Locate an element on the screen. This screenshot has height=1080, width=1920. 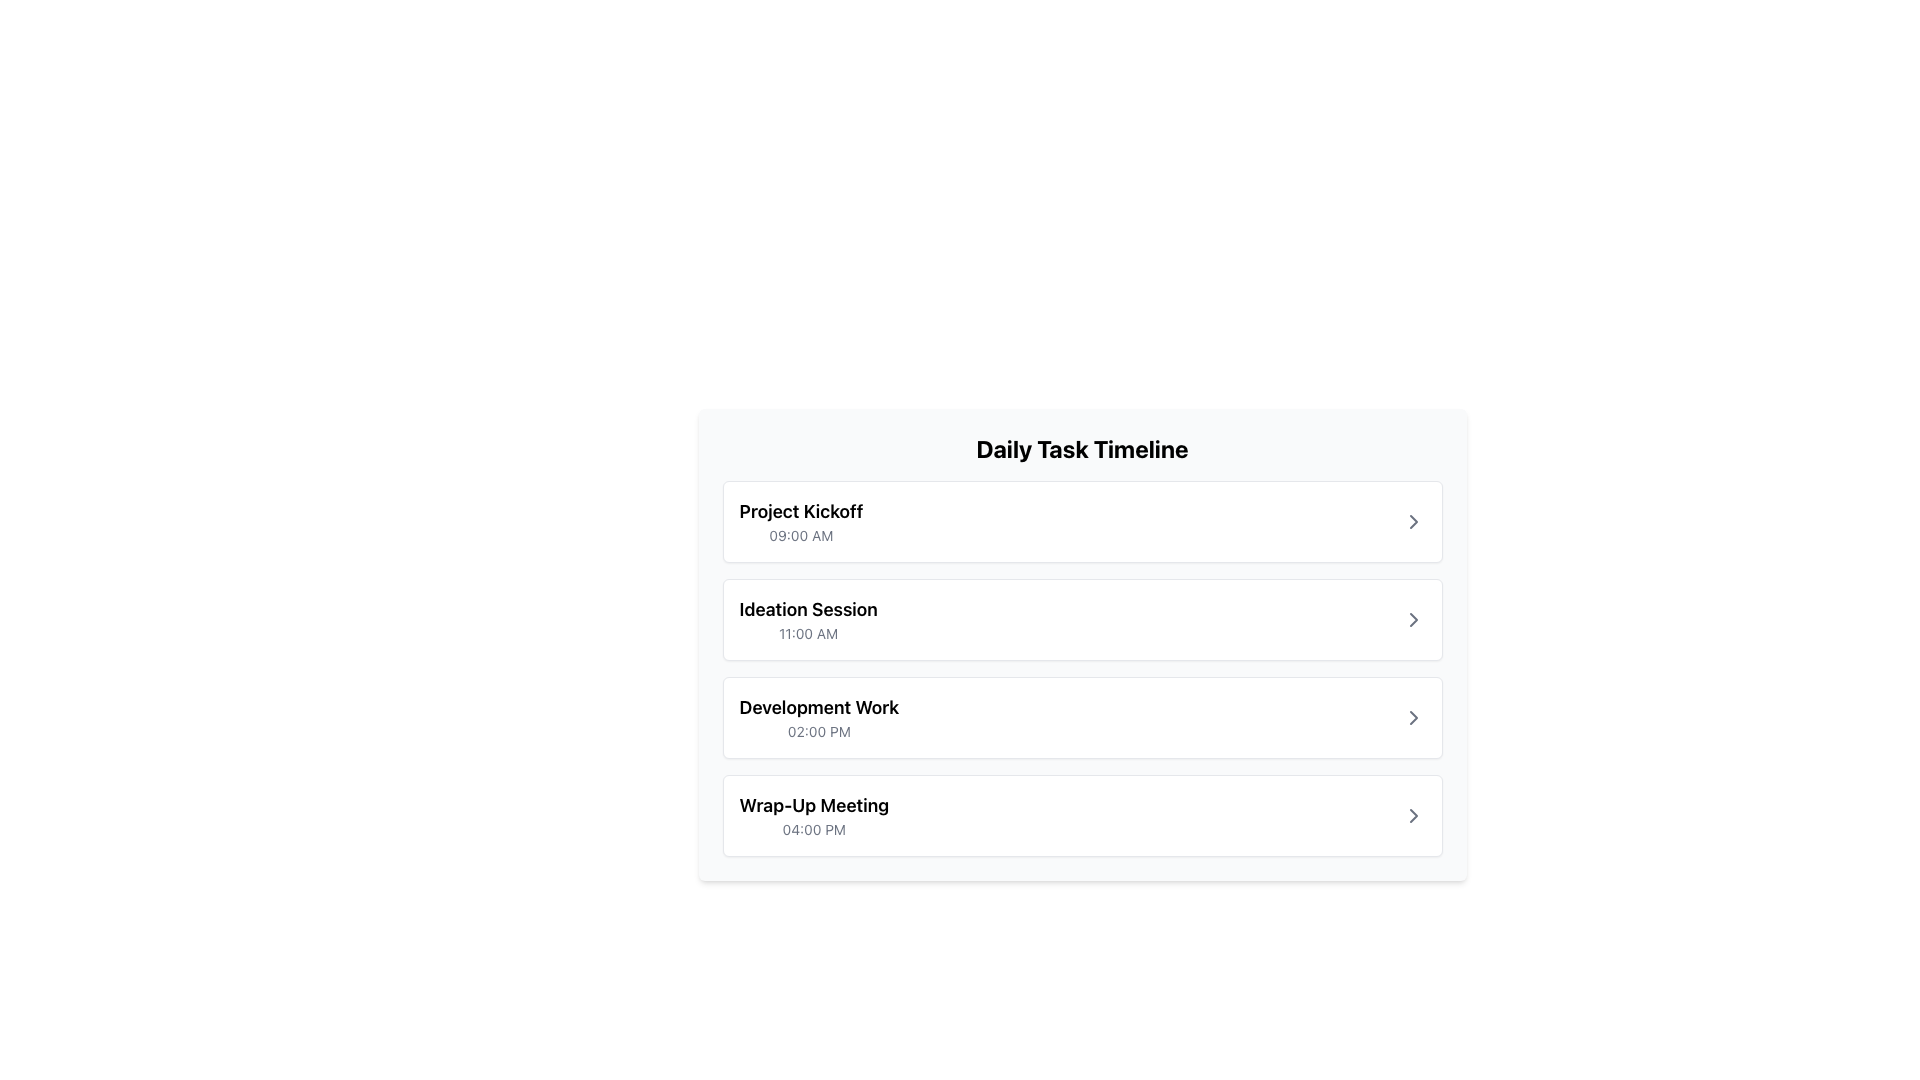
the Text Display element that shows the agenda item 'Project Kickoff' scheduled for '09:00 AM' in the 'Daily Task Timeline' list is located at coordinates (801, 520).